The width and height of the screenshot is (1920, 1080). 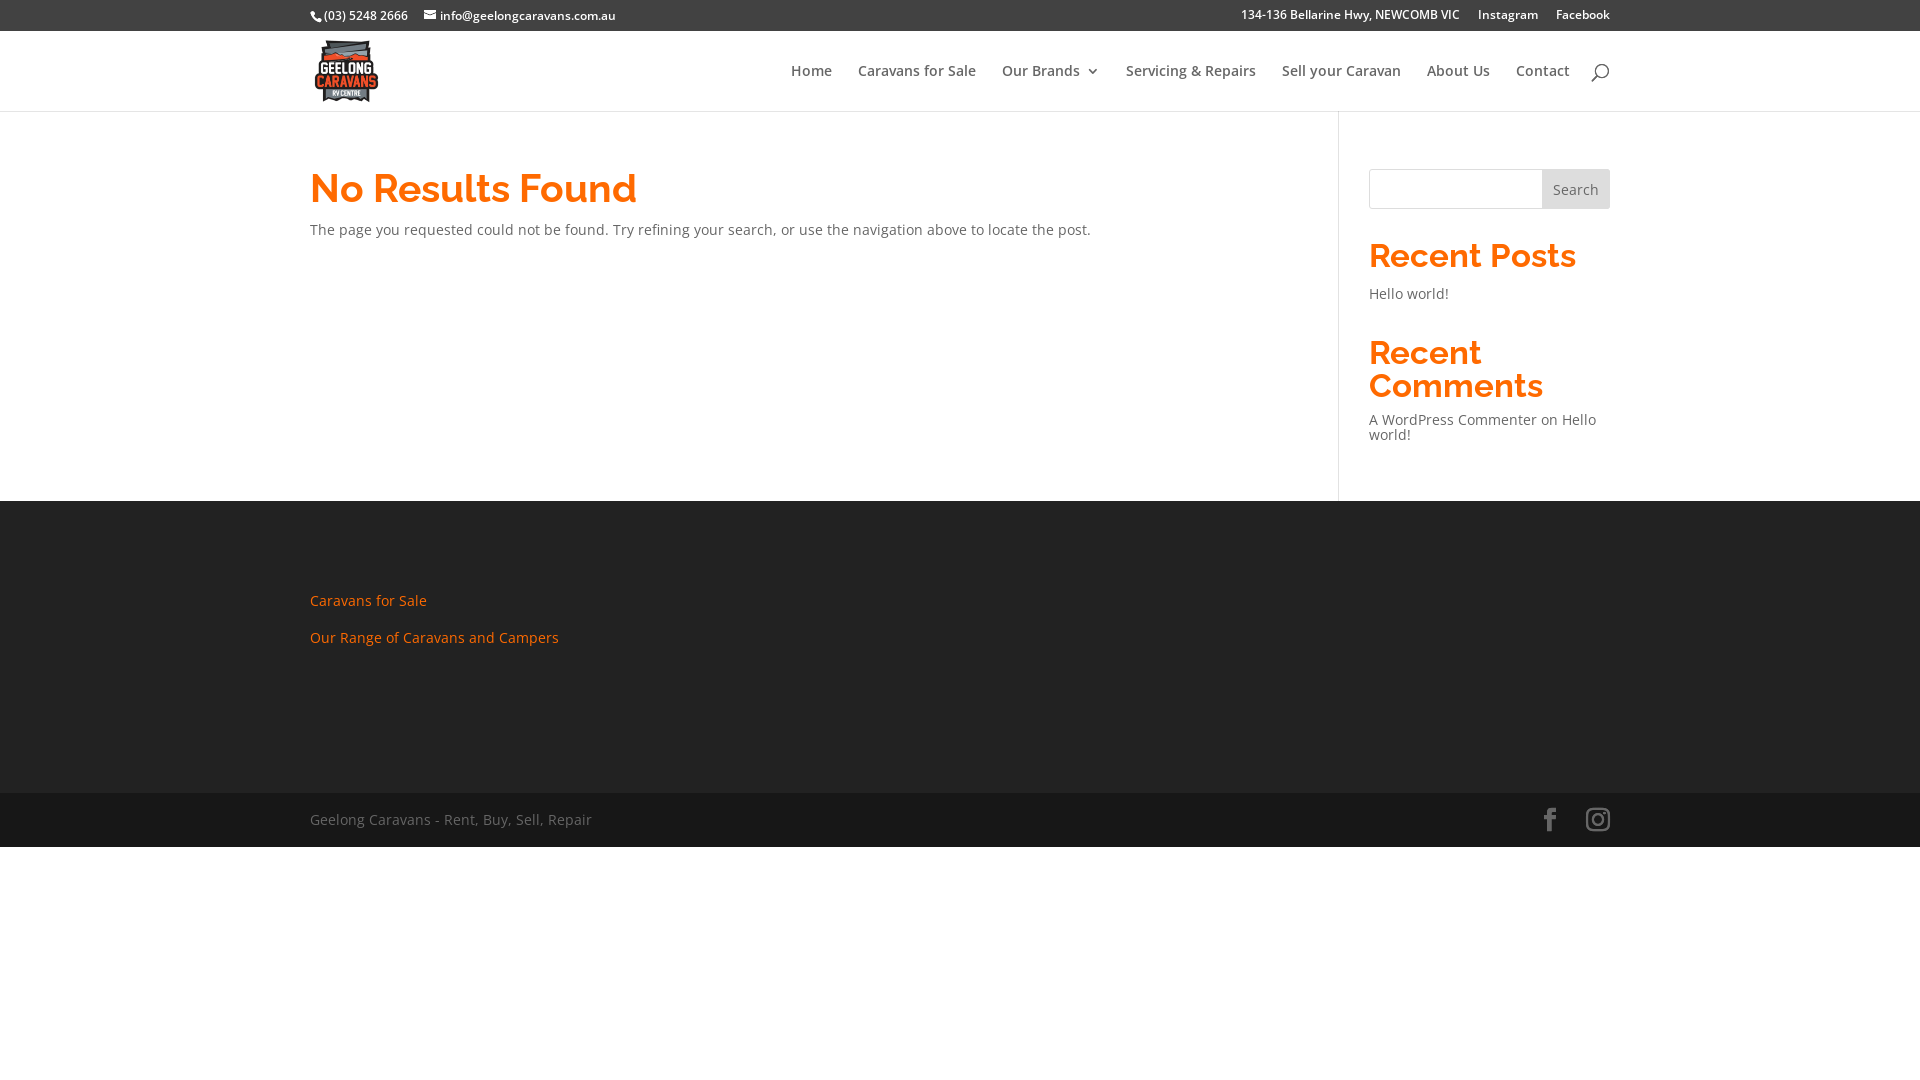 I want to click on 'Our Range of Caravans and Campers', so click(x=433, y=637).